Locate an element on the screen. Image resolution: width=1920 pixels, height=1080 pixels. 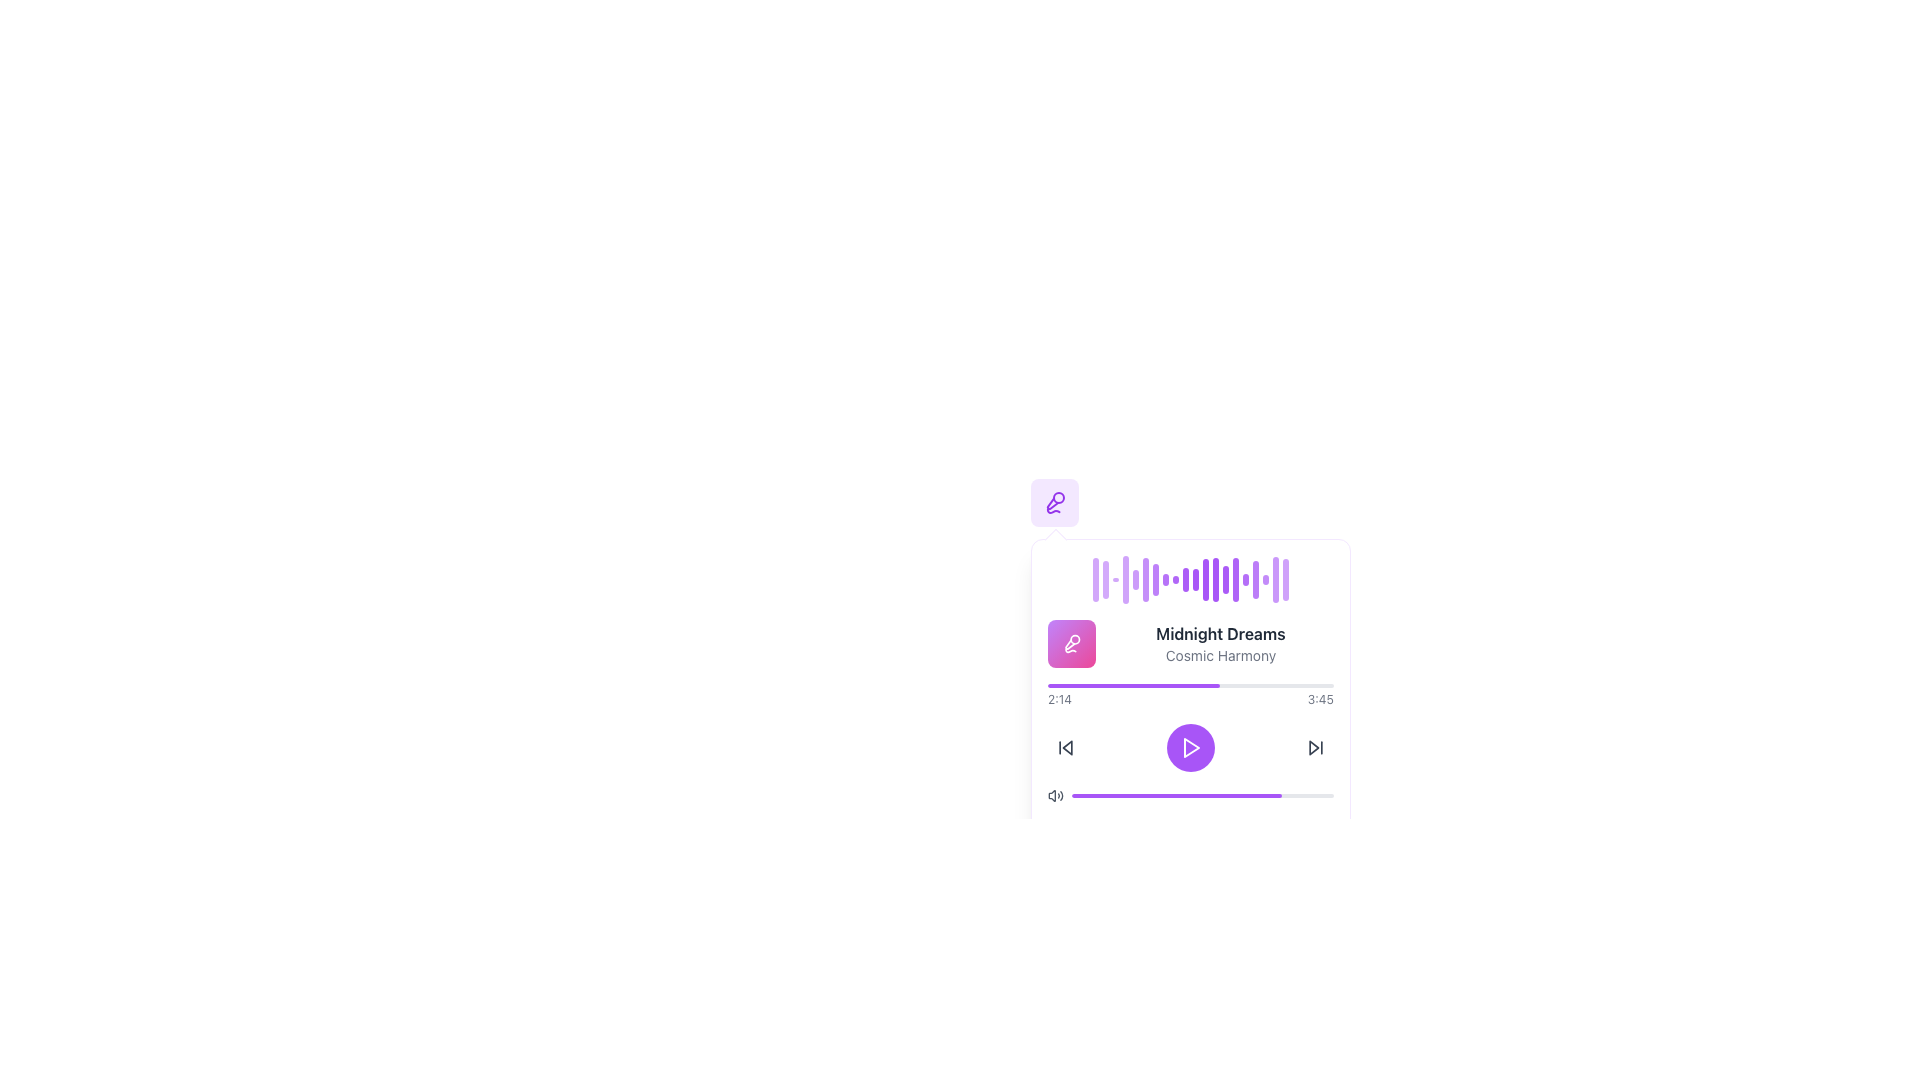
the purple microphone icon button located near the top-left corner of the music player widget is located at coordinates (1054, 501).